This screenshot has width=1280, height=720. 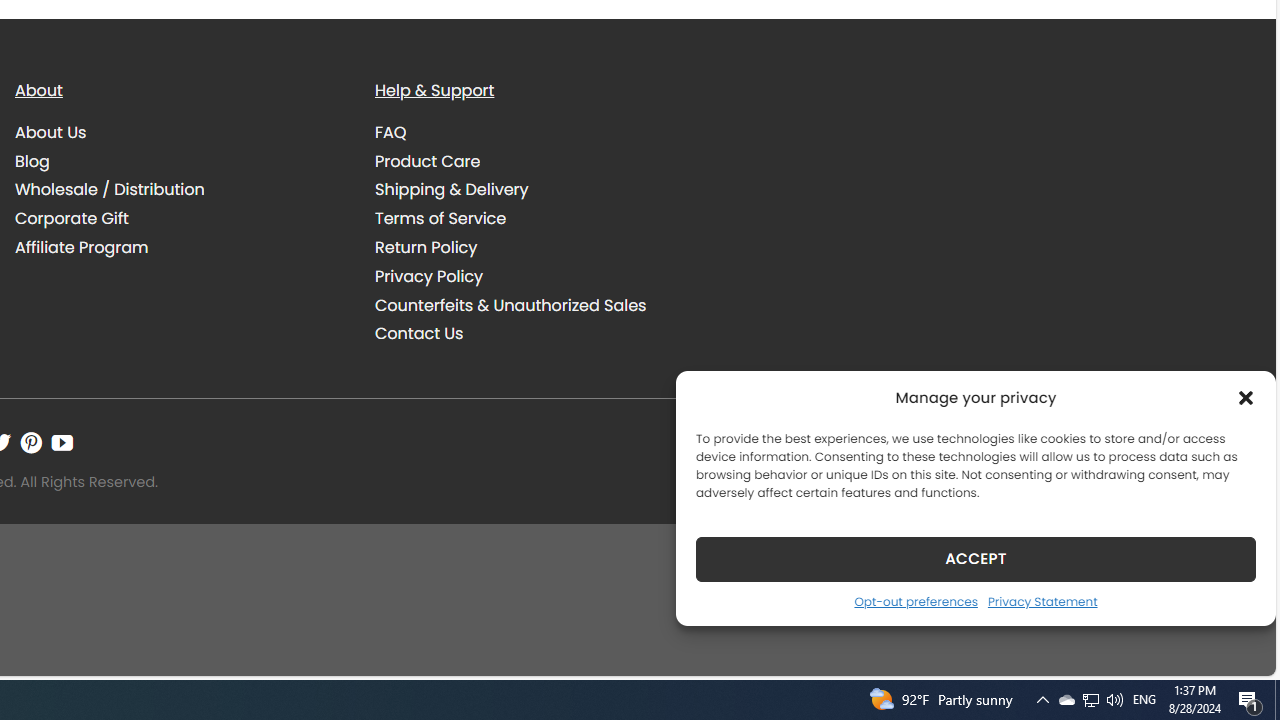 What do you see at coordinates (540, 305) in the screenshot?
I see `'Counterfeits & Unauthorized Sales'` at bounding box center [540, 305].